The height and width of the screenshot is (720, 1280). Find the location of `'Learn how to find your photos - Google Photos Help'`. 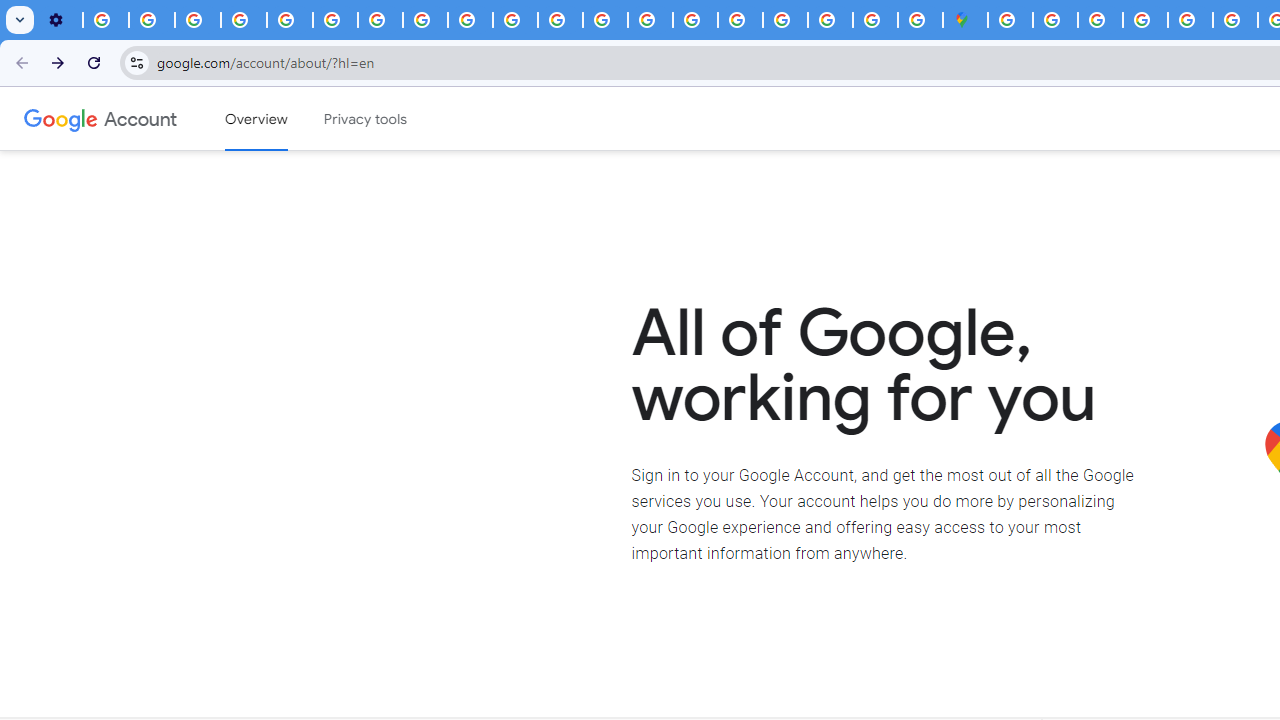

'Learn how to find your photos - Google Photos Help' is located at coordinates (151, 20).